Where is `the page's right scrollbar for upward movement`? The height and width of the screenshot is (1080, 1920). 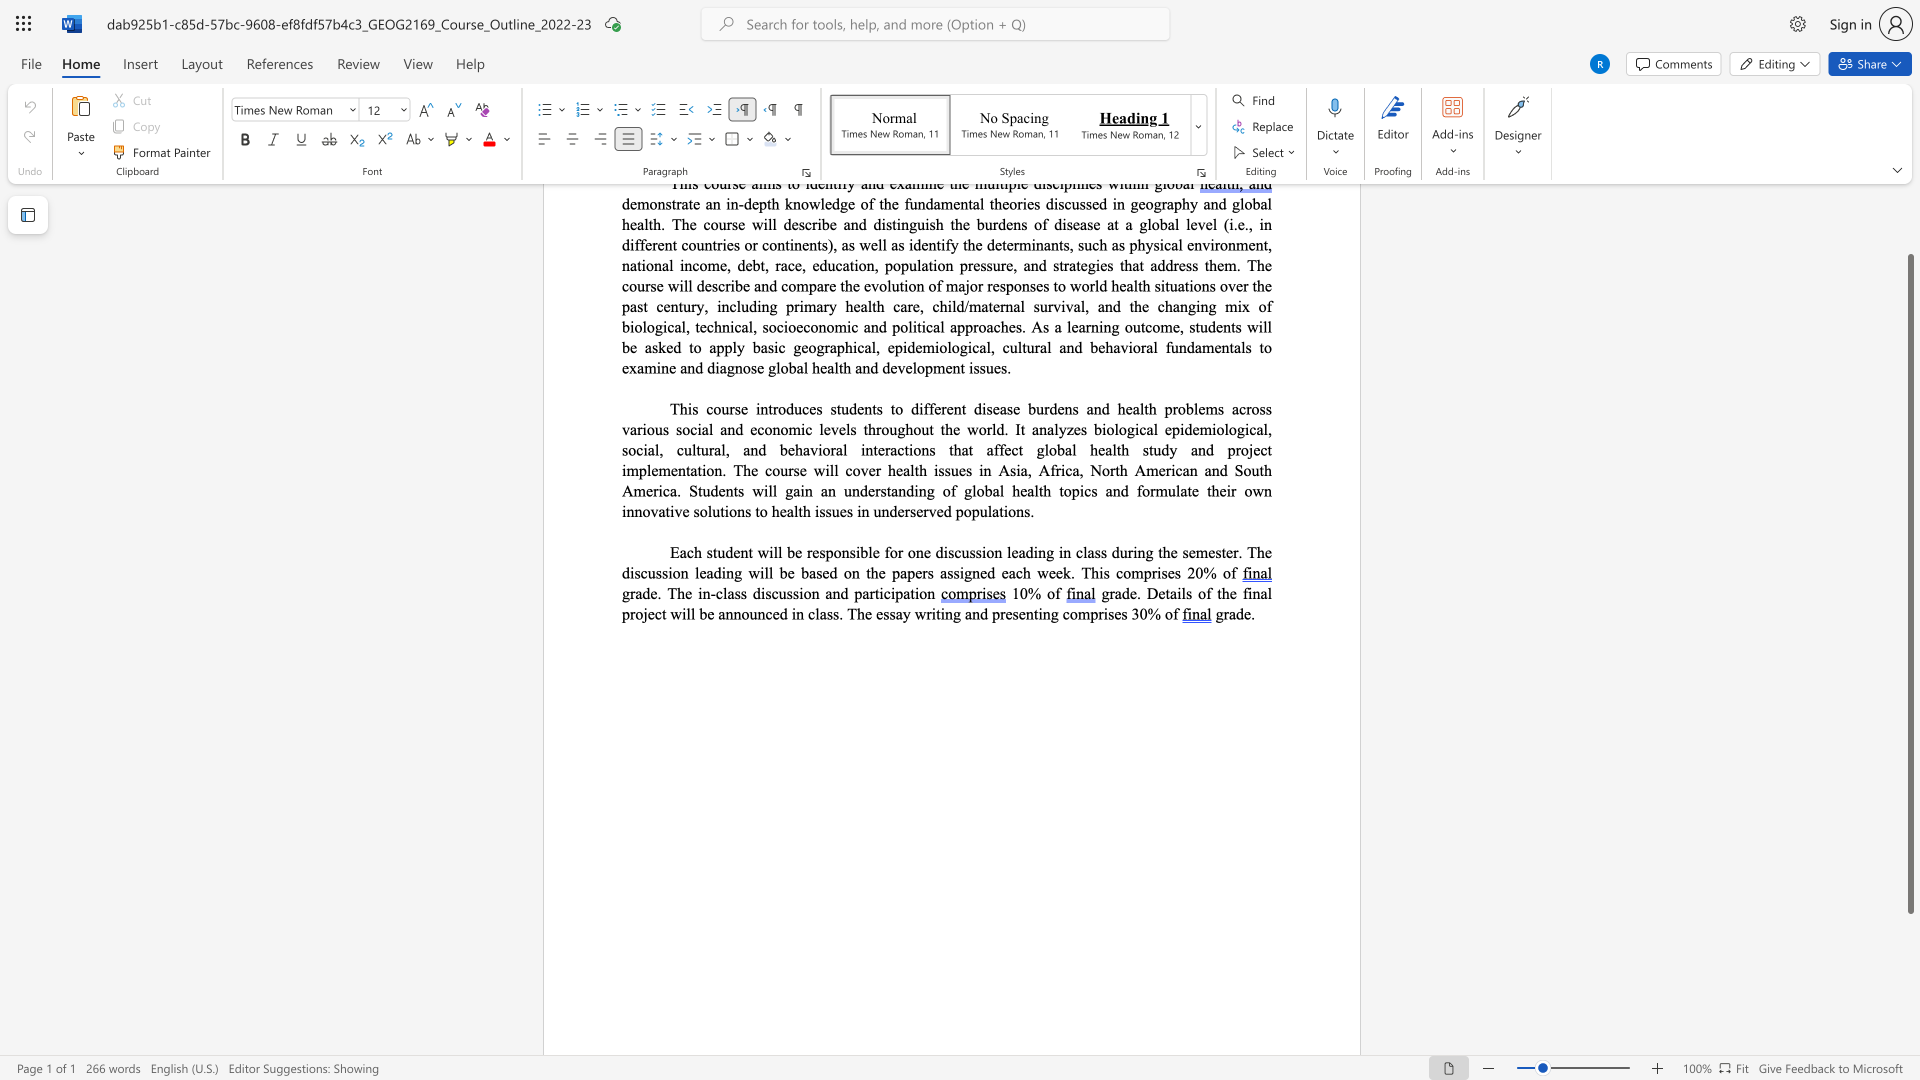 the page's right scrollbar for upward movement is located at coordinates (1909, 219).